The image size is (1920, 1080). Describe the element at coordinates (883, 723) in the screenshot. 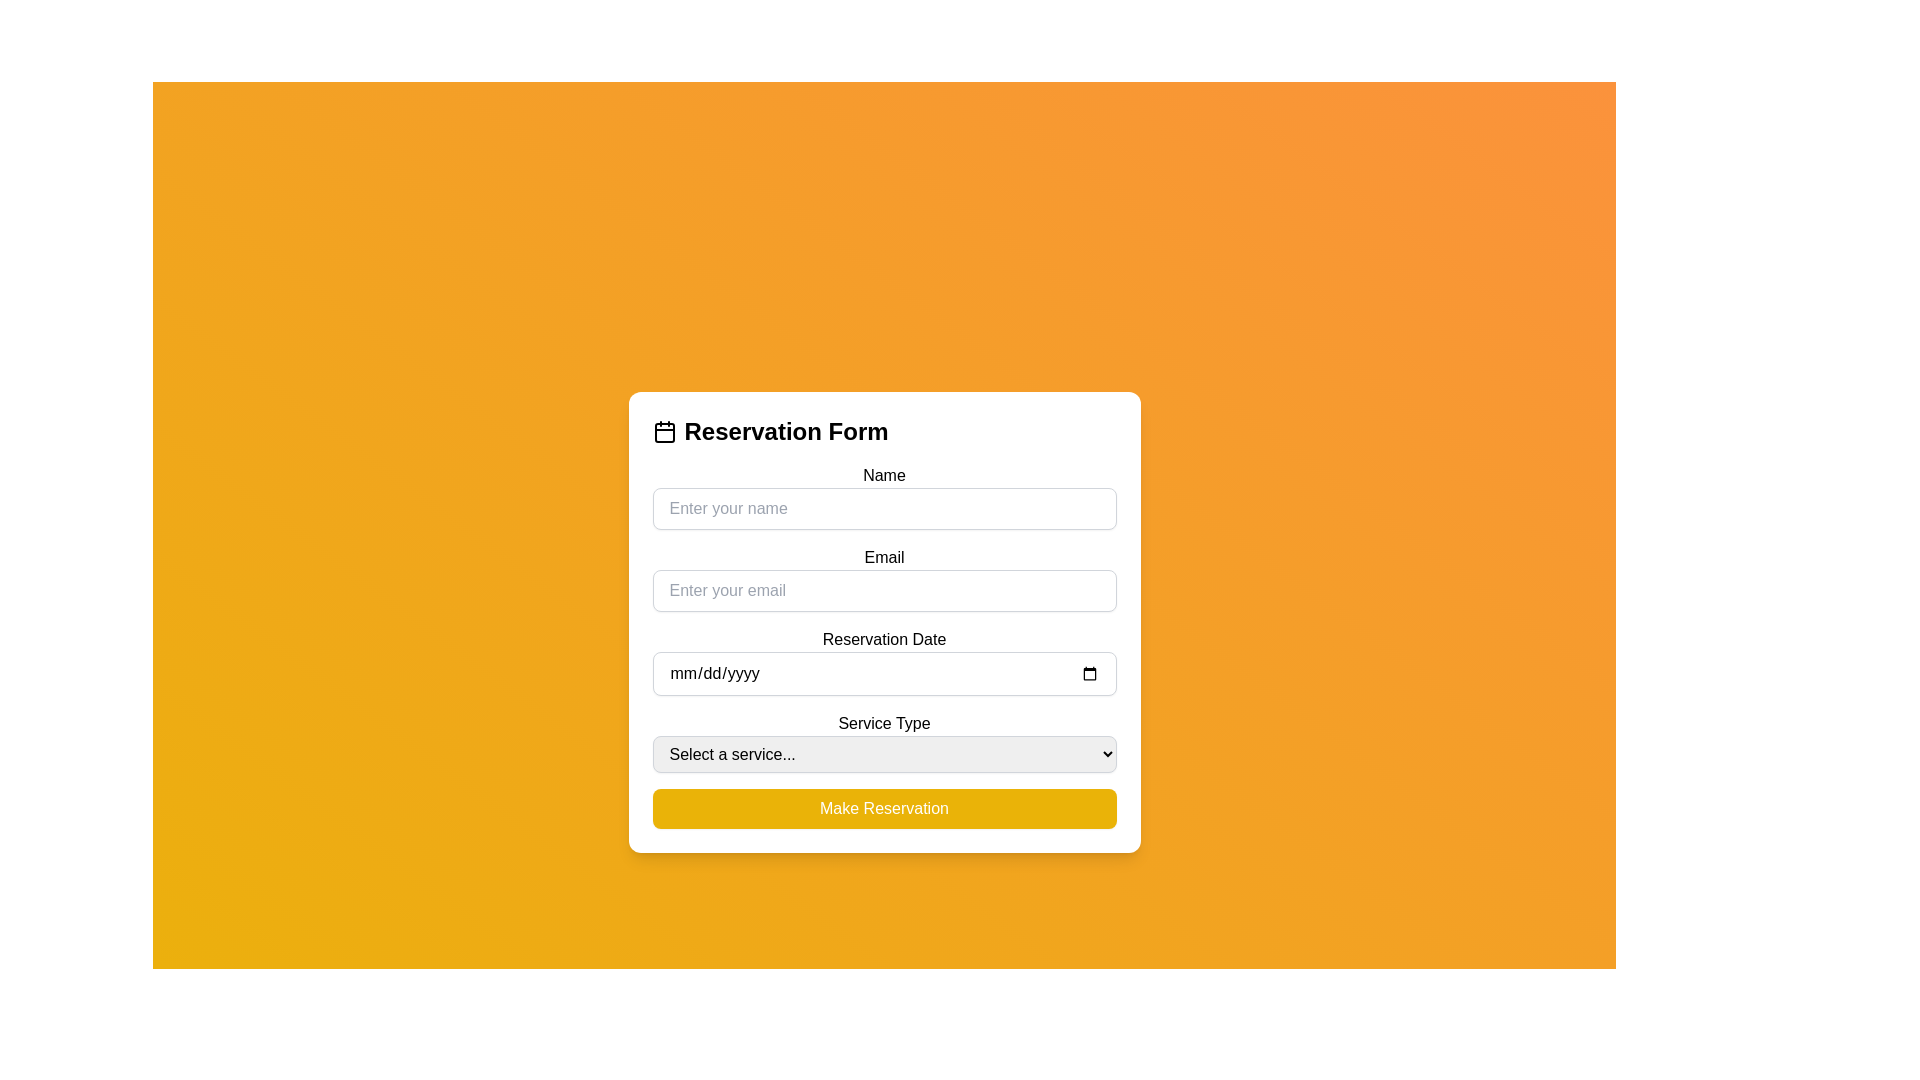

I see `the 'Service Type' label, which is a bold label positioned directly above the dropdown menu labeled 'Select a service...' in a vertically stacked form layout` at that location.